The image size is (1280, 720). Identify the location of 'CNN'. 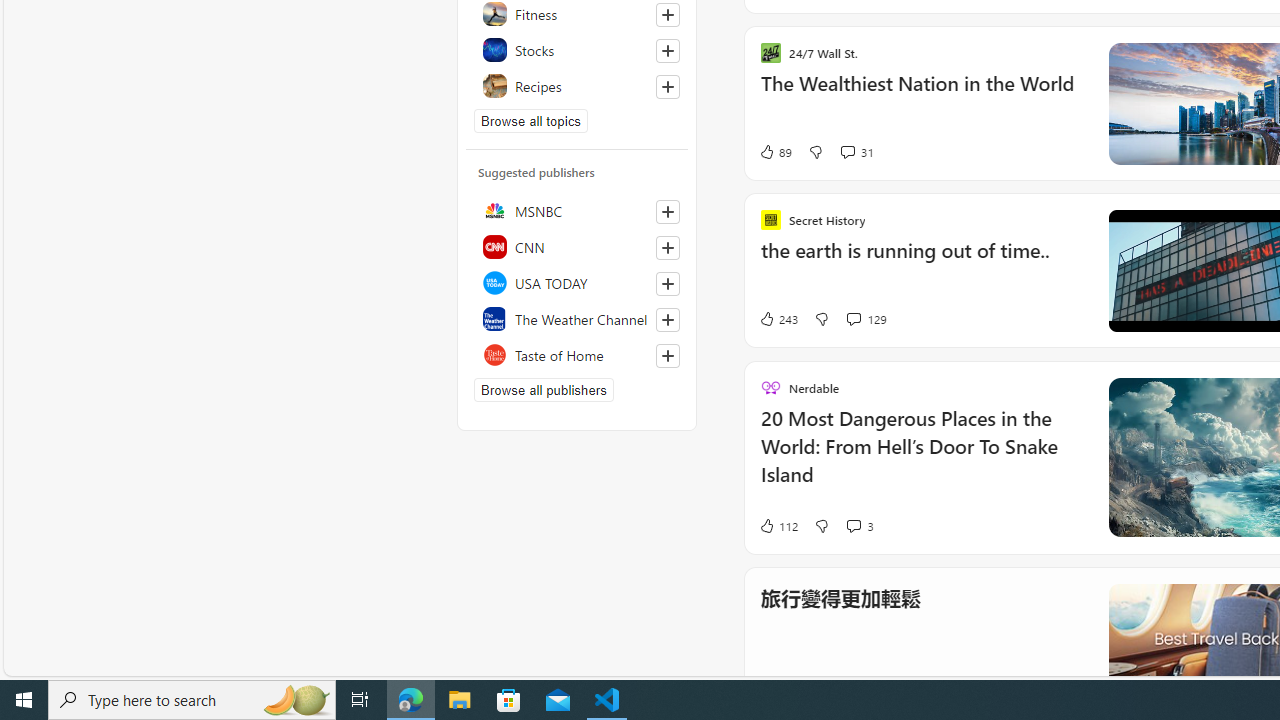
(576, 245).